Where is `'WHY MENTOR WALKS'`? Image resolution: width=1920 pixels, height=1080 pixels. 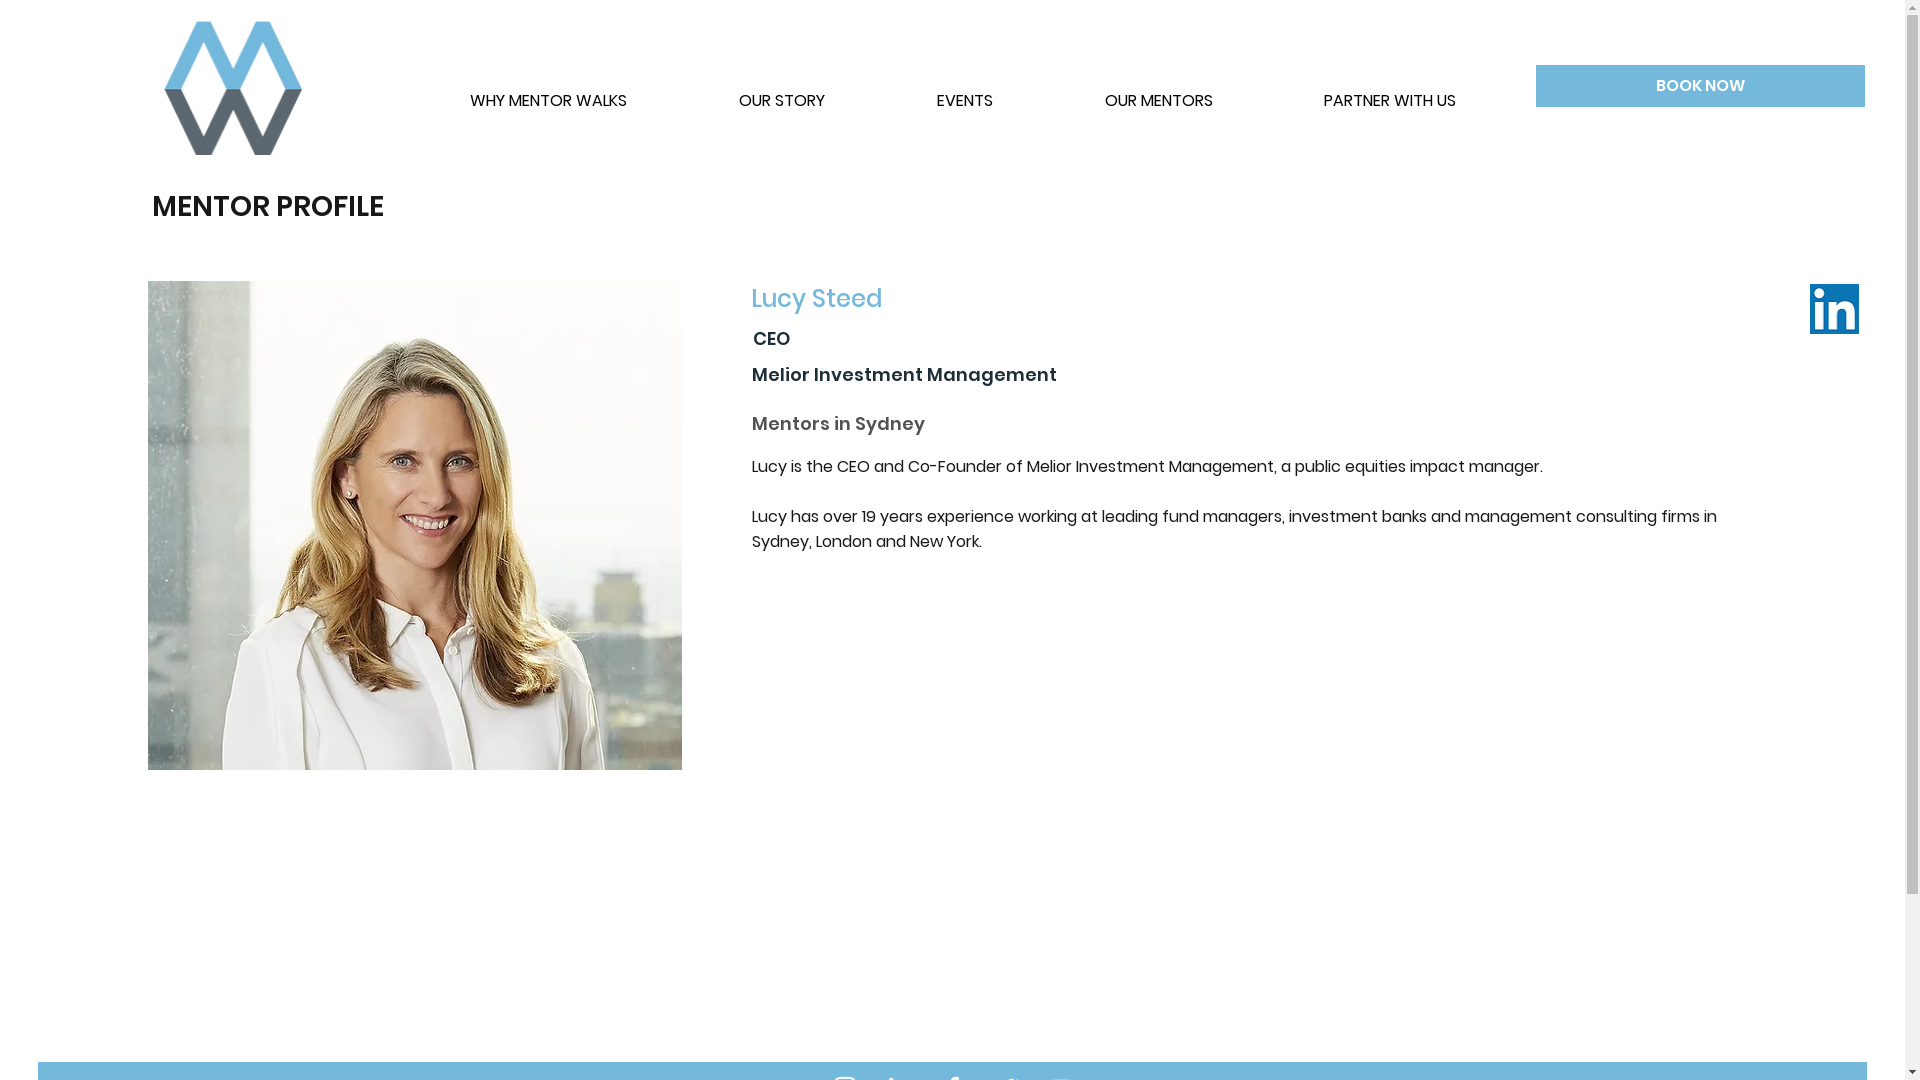 'WHY MENTOR WALKS' is located at coordinates (548, 92).